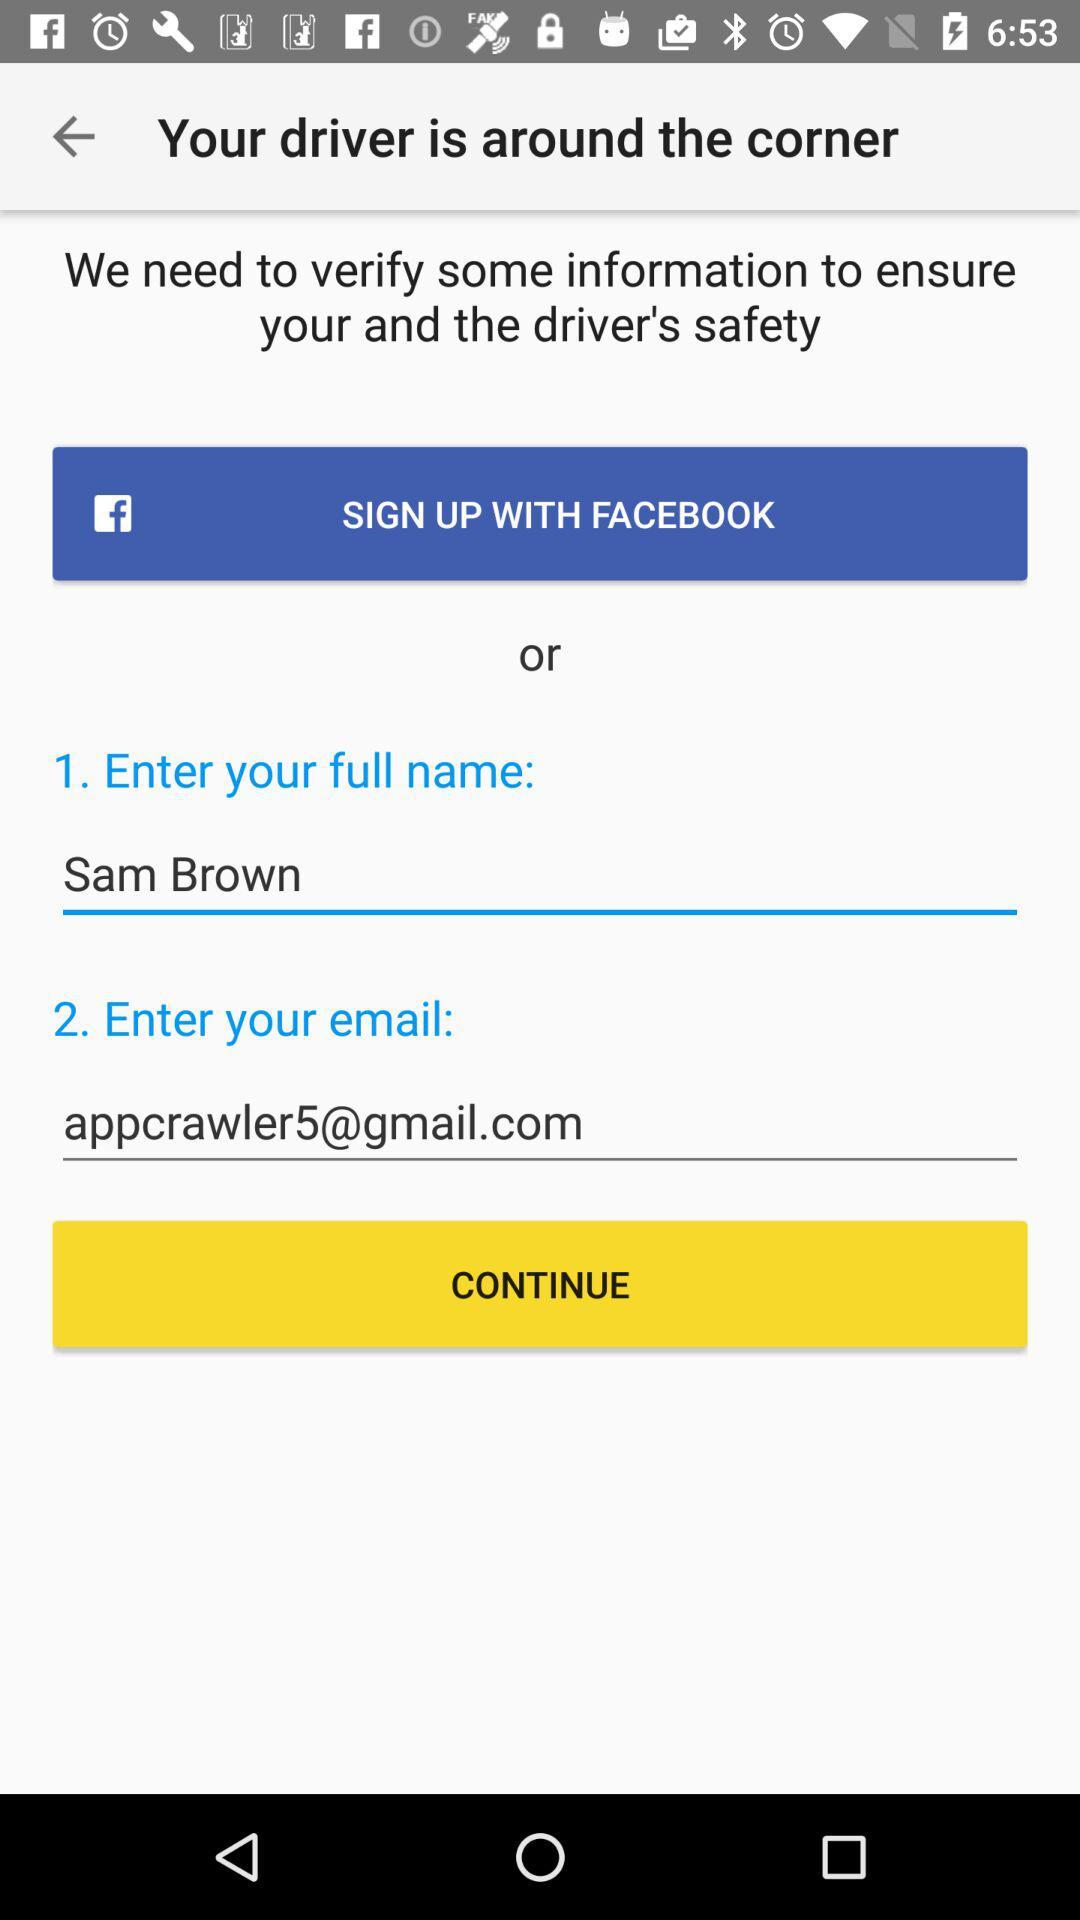  Describe the element at coordinates (540, 873) in the screenshot. I see `the sam brown` at that location.